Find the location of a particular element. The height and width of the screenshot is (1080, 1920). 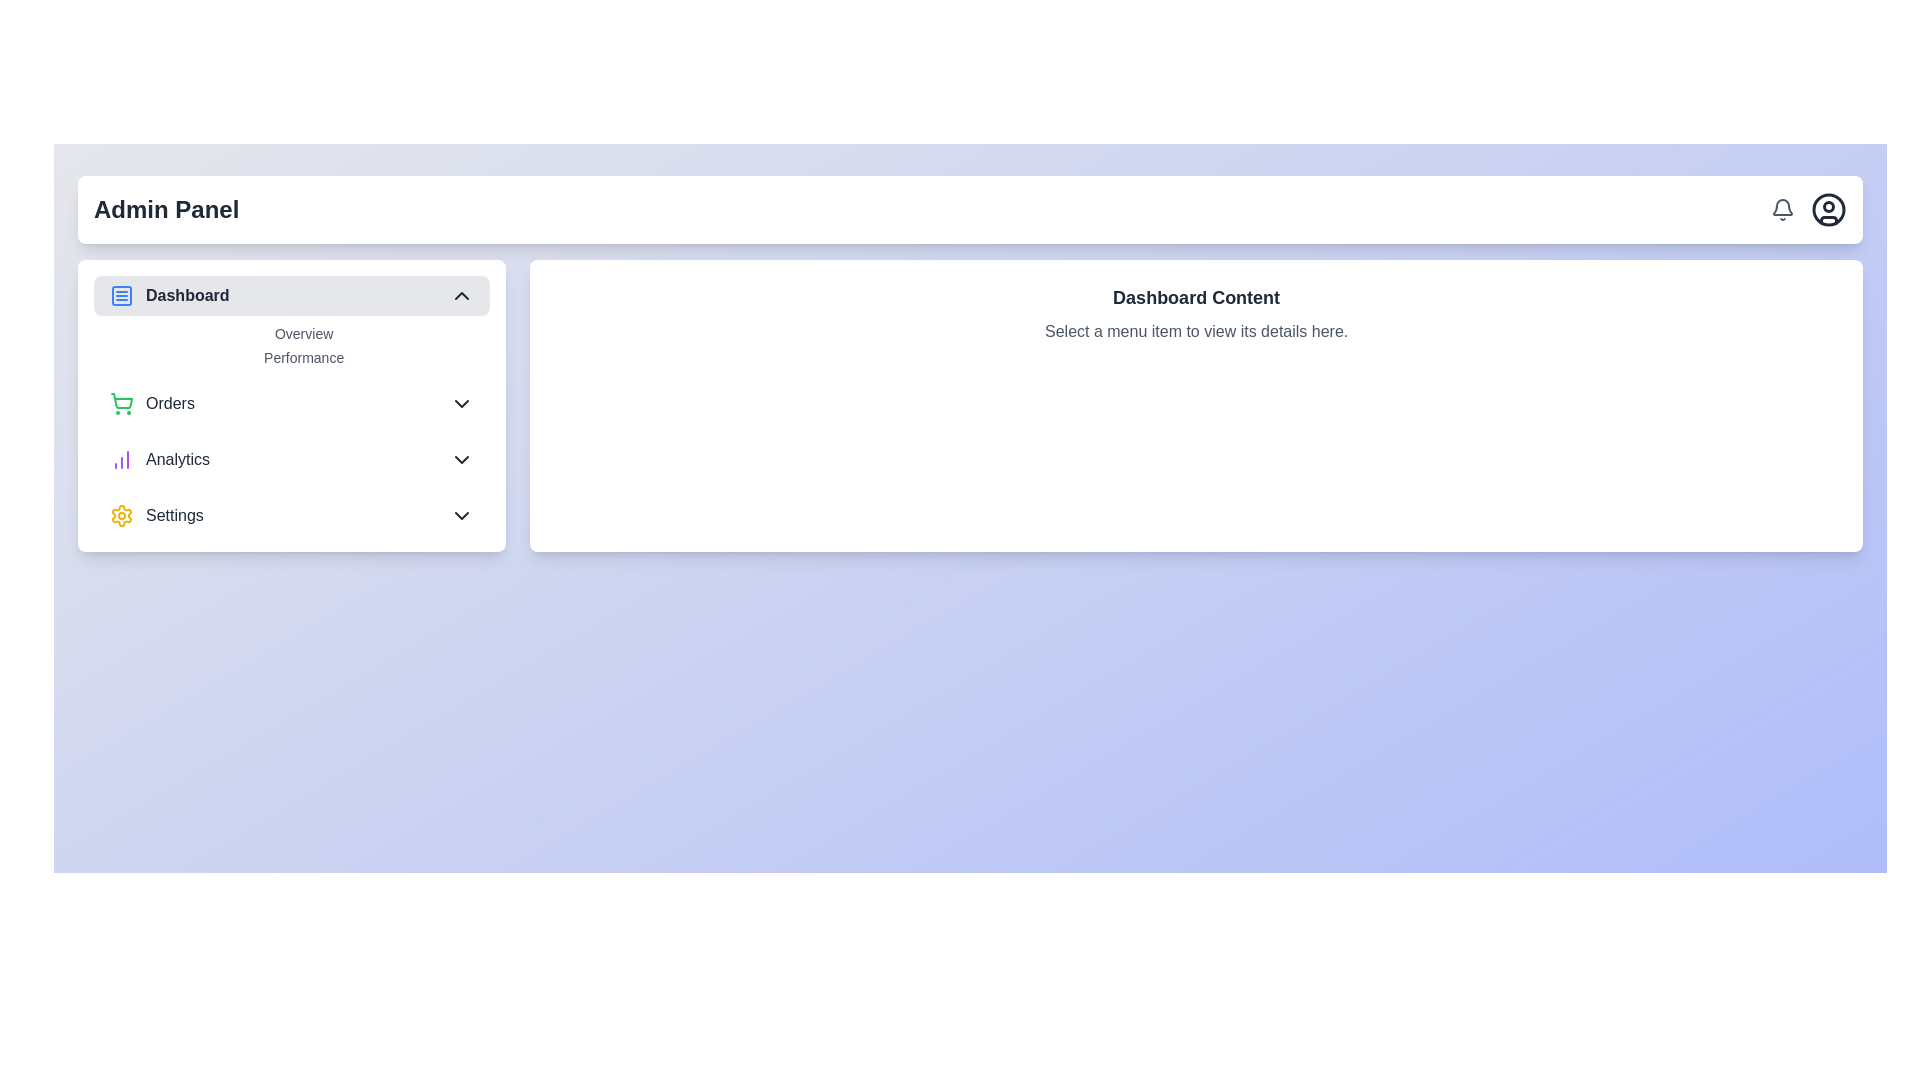

the Decorative SVG component representing a menu, located near the top-left corner of the dashboard panel, close to the text 'Dashboard.' is located at coordinates (120, 296).